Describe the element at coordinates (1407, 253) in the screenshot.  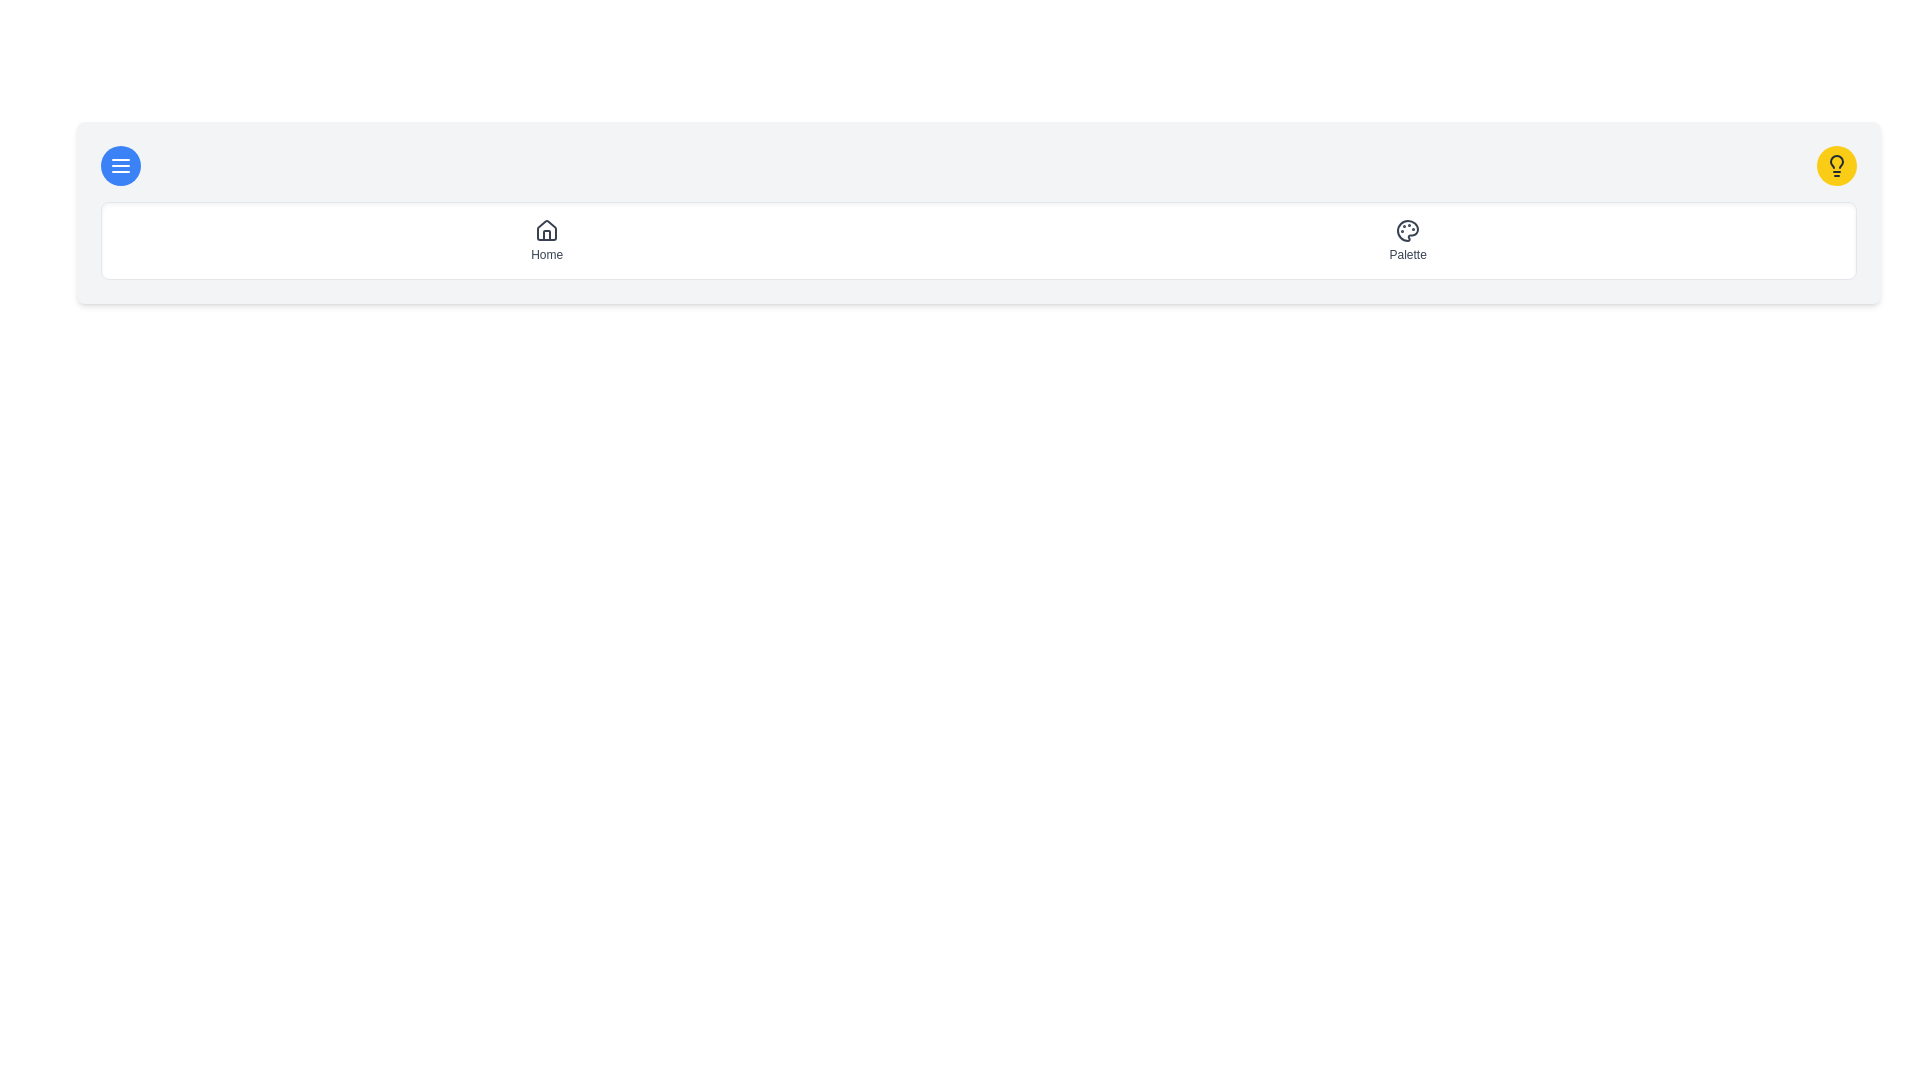
I see `the 'Palette' static text label, which is styled in a small font and positioned directly below the palette icon` at that location.